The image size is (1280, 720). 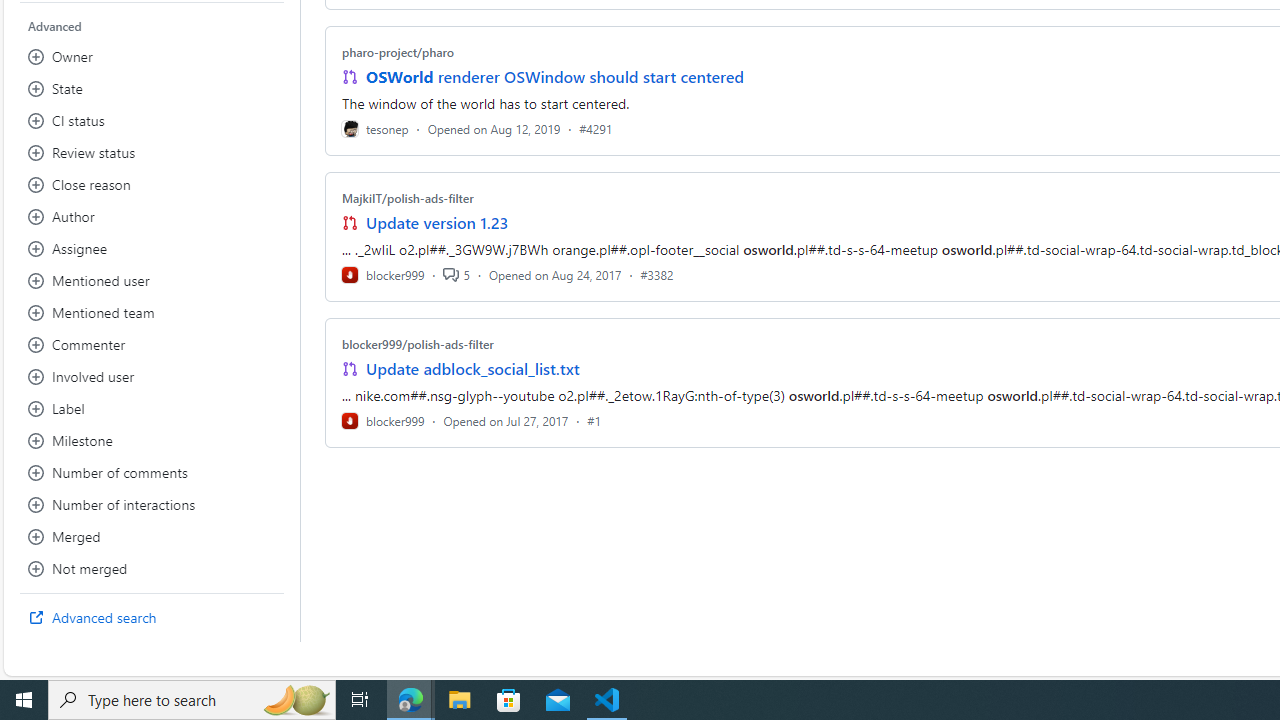 I want to click on 'MajkiIT/polish-ads-filter', so click(x=406, y=198).